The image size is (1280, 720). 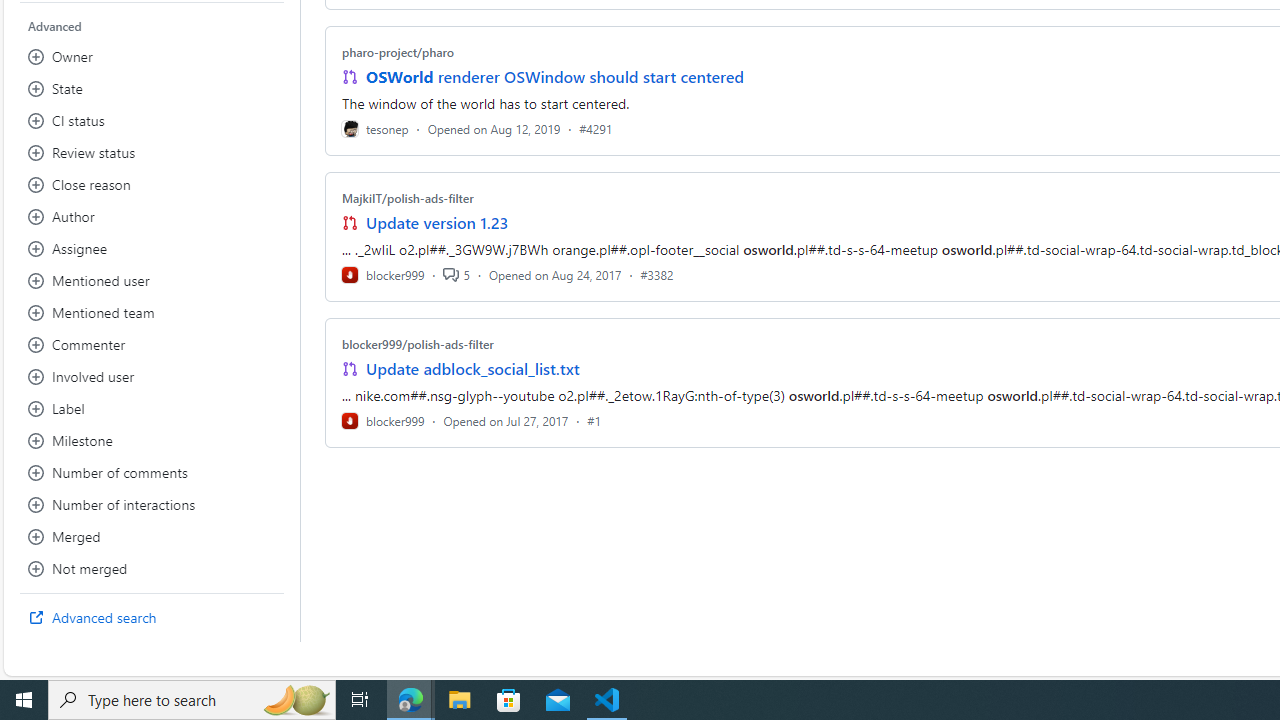 I want to click on 'MajkiIT/polish-ads-filter', so click(x=406, y=198).